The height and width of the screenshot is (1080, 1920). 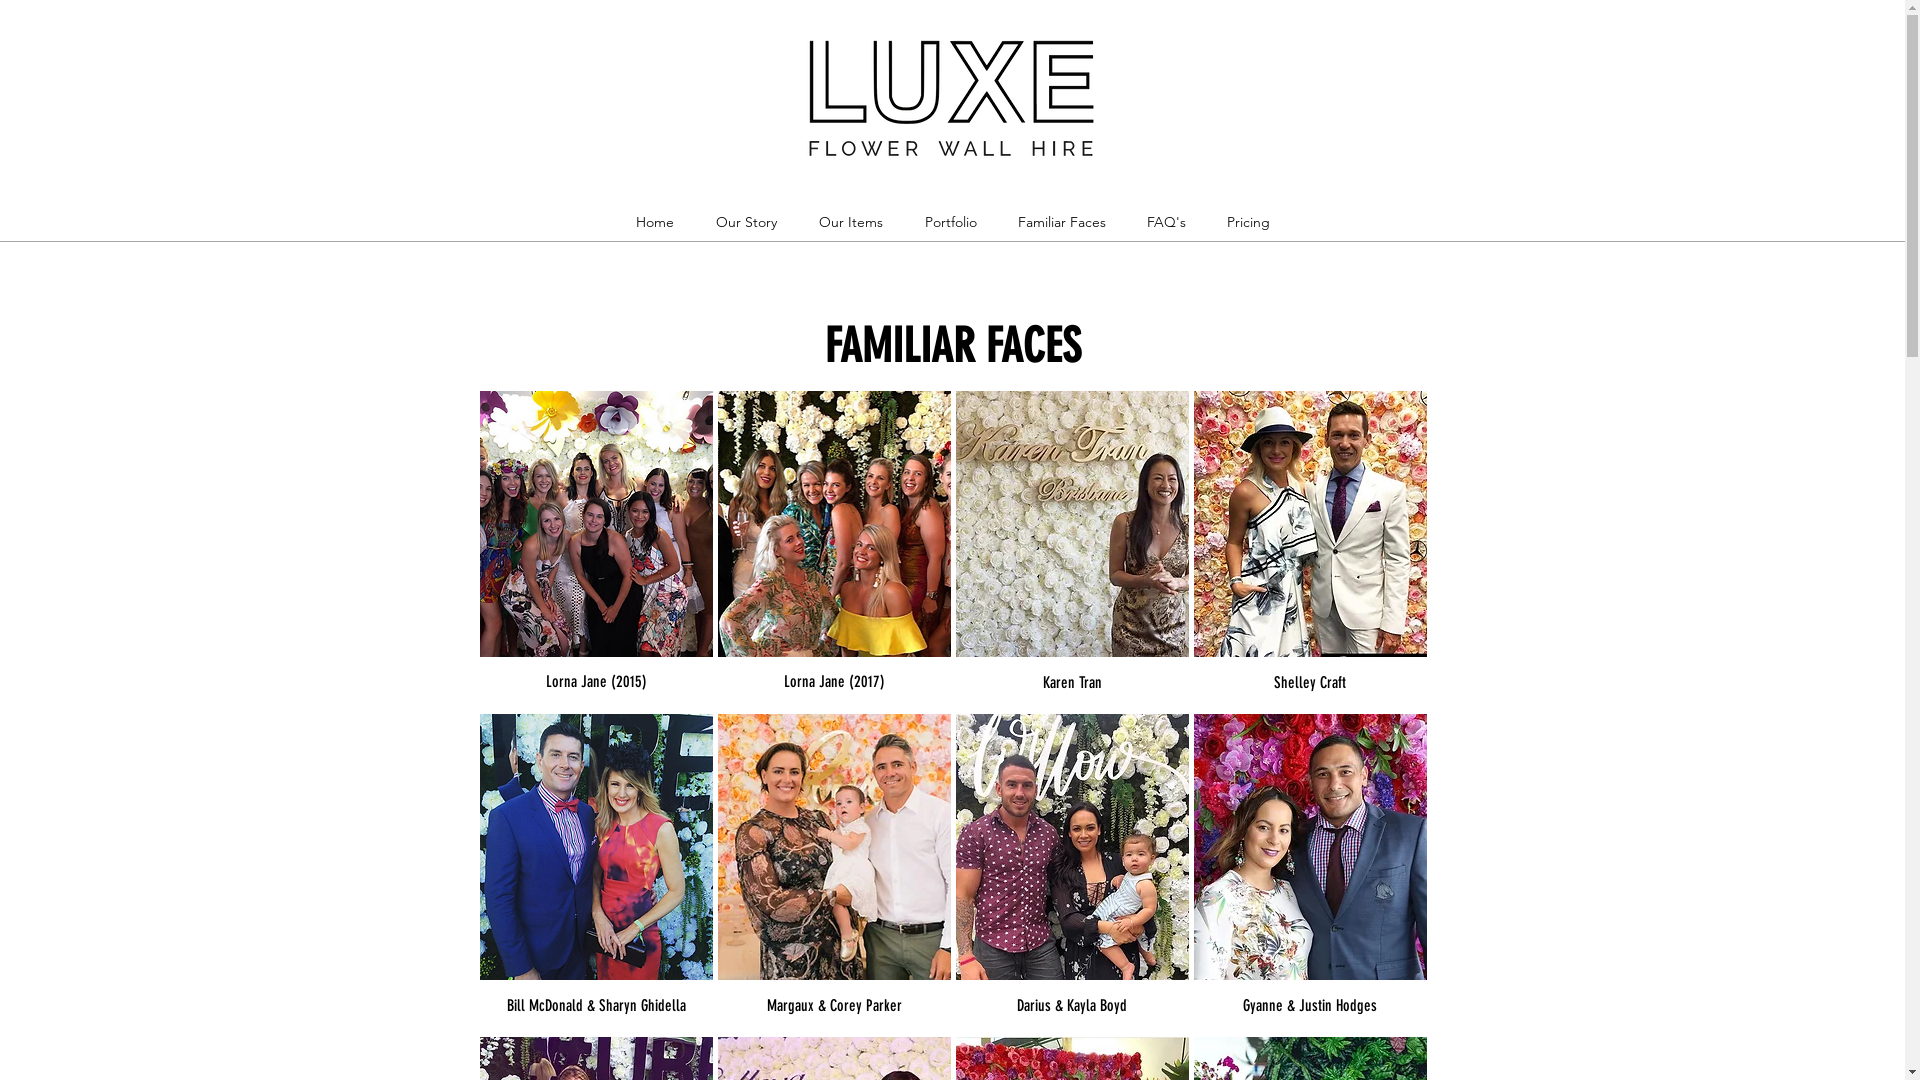 I want to click on 'Portfolio', so click(x=949, y=222).